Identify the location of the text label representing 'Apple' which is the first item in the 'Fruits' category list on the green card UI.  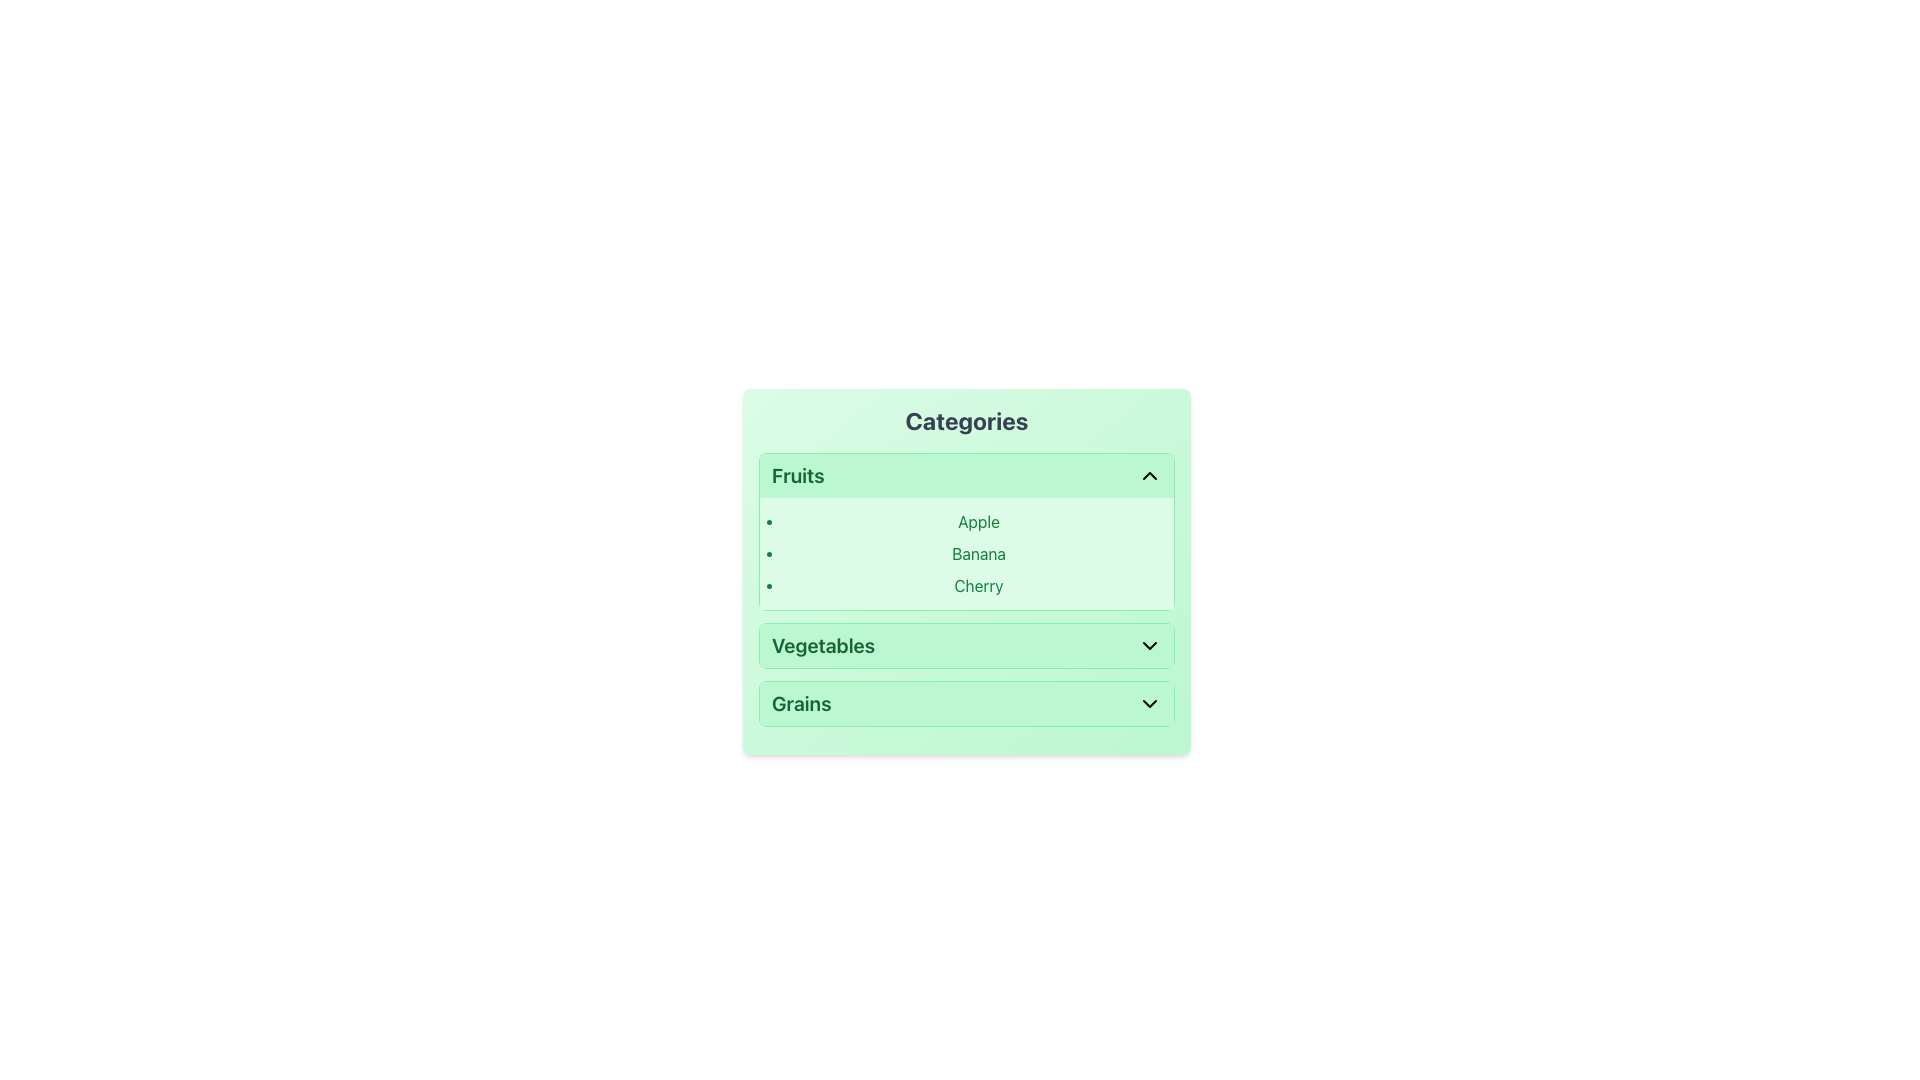
(979, 520).